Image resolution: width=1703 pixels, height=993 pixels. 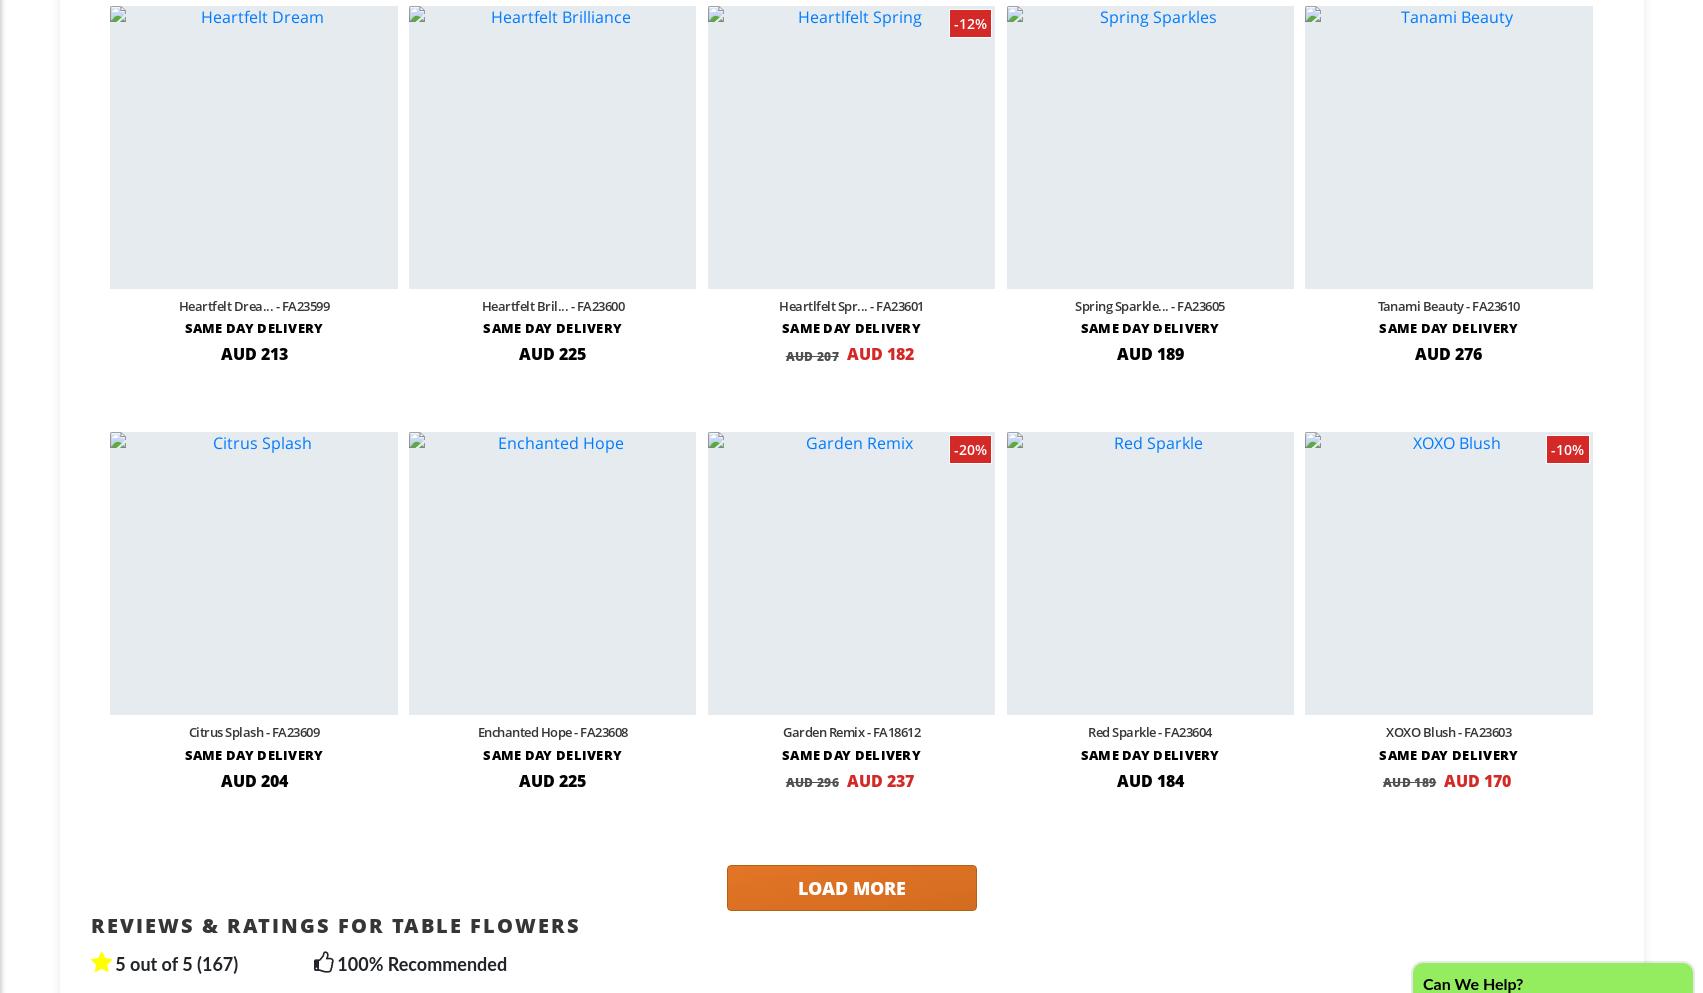 What do you see at coordinates (1477, 779) in the screenshot?
I see `'AUD 170'` at bounding box center [1477, 779].